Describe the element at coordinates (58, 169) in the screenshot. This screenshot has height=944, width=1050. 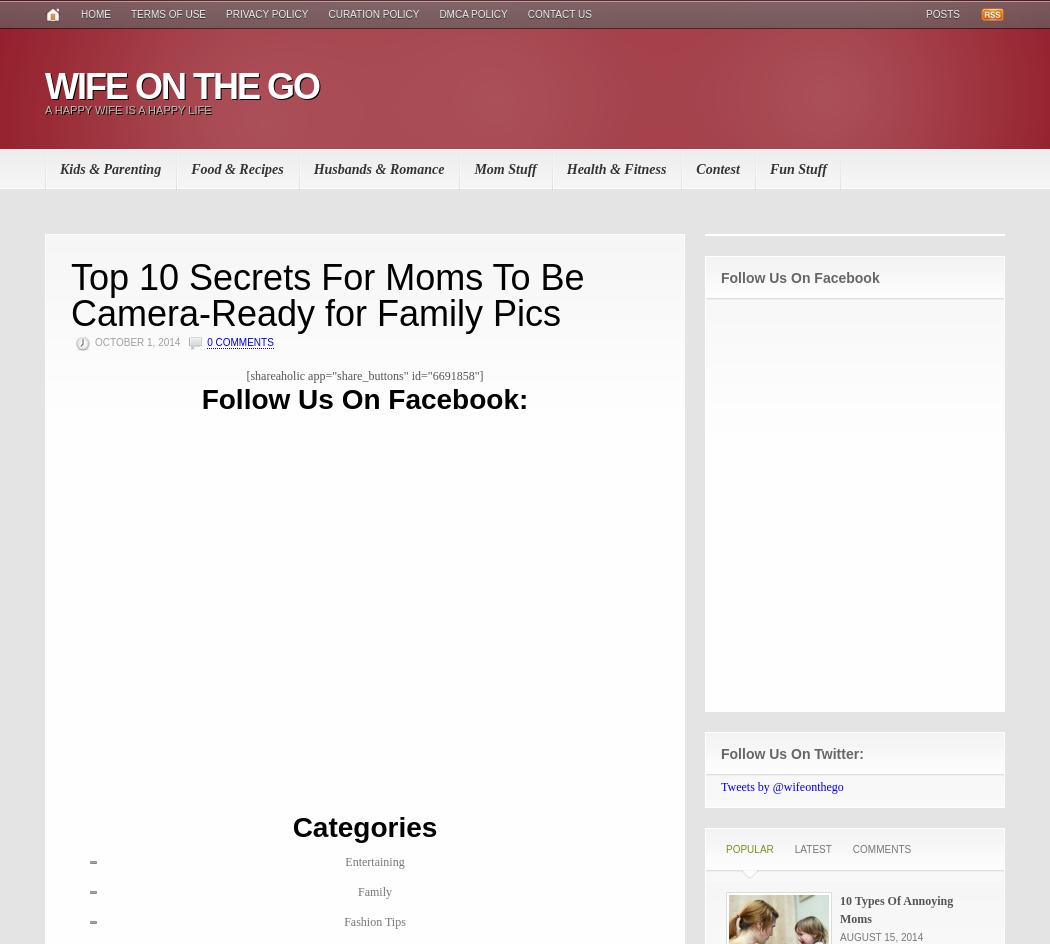
I see `'Kids & Parenting'` at that location.